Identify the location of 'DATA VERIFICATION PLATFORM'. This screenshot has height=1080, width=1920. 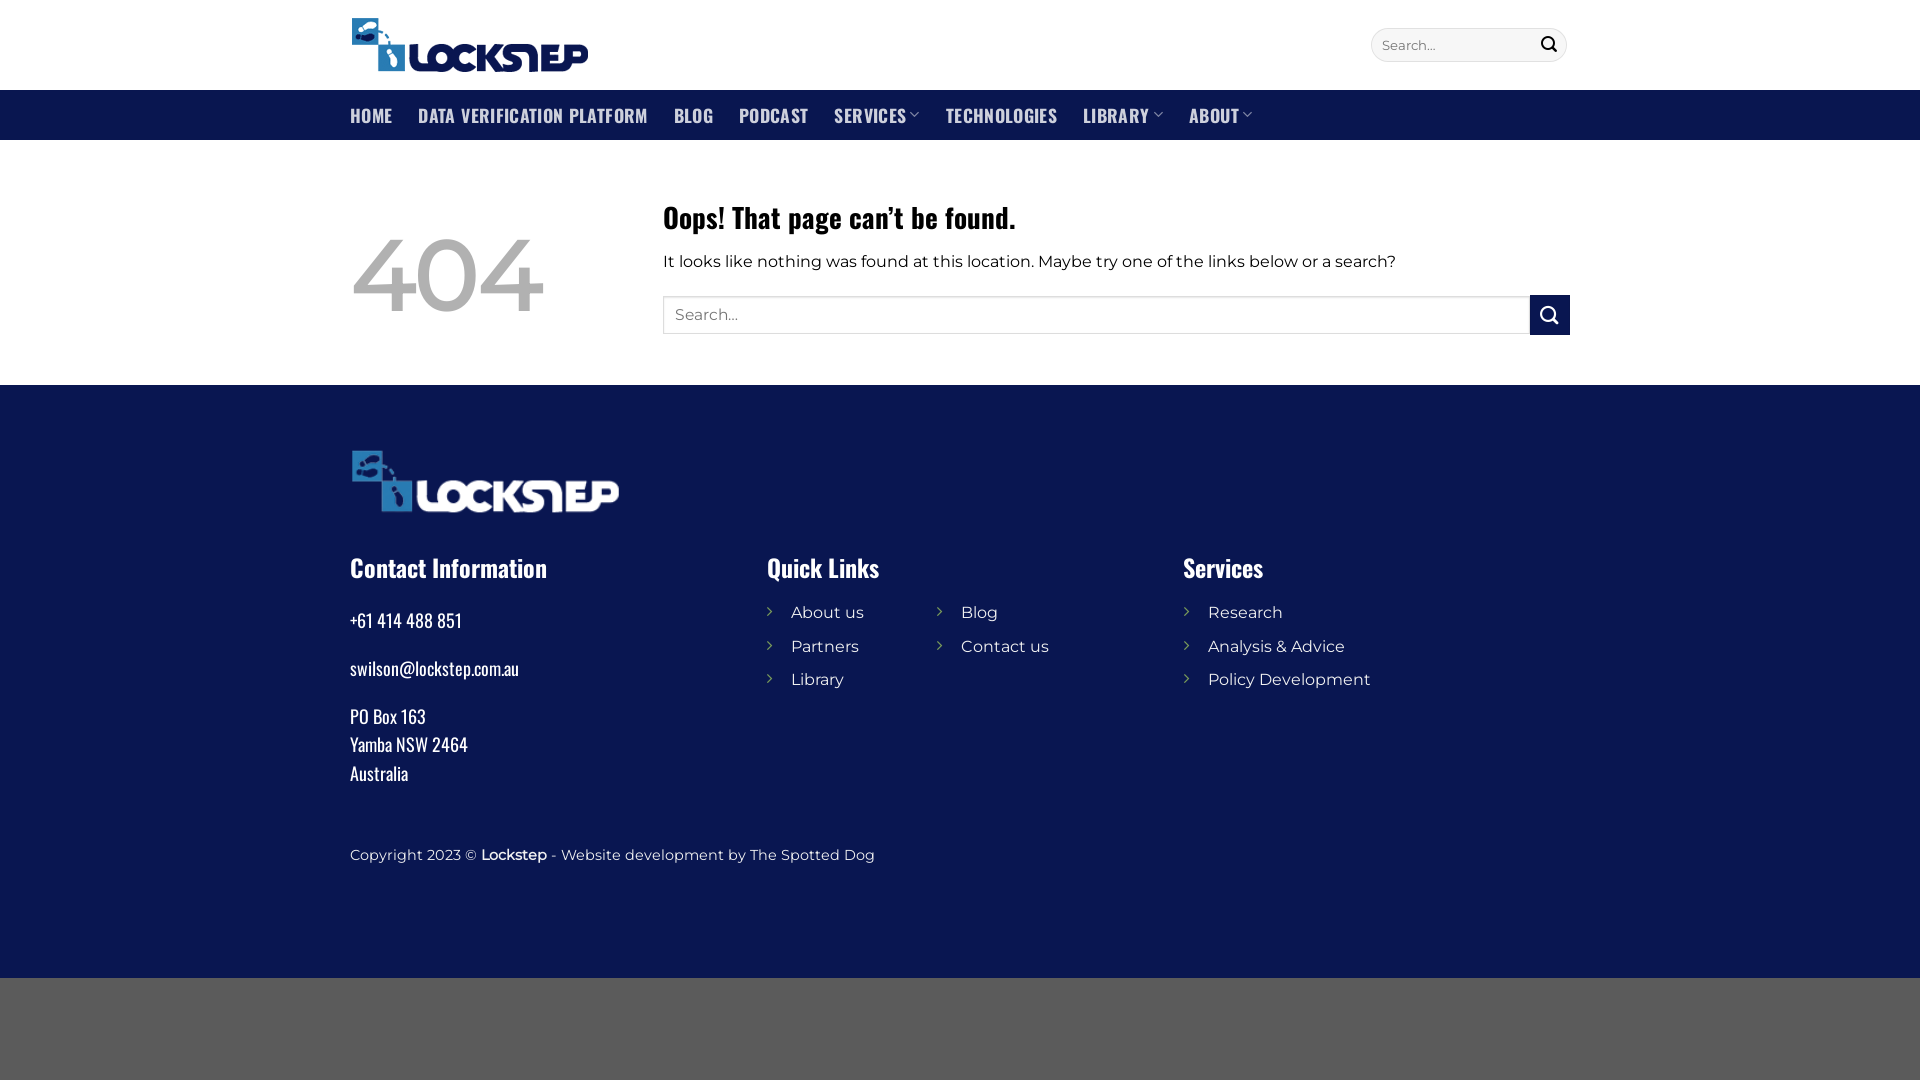
(416, 115).